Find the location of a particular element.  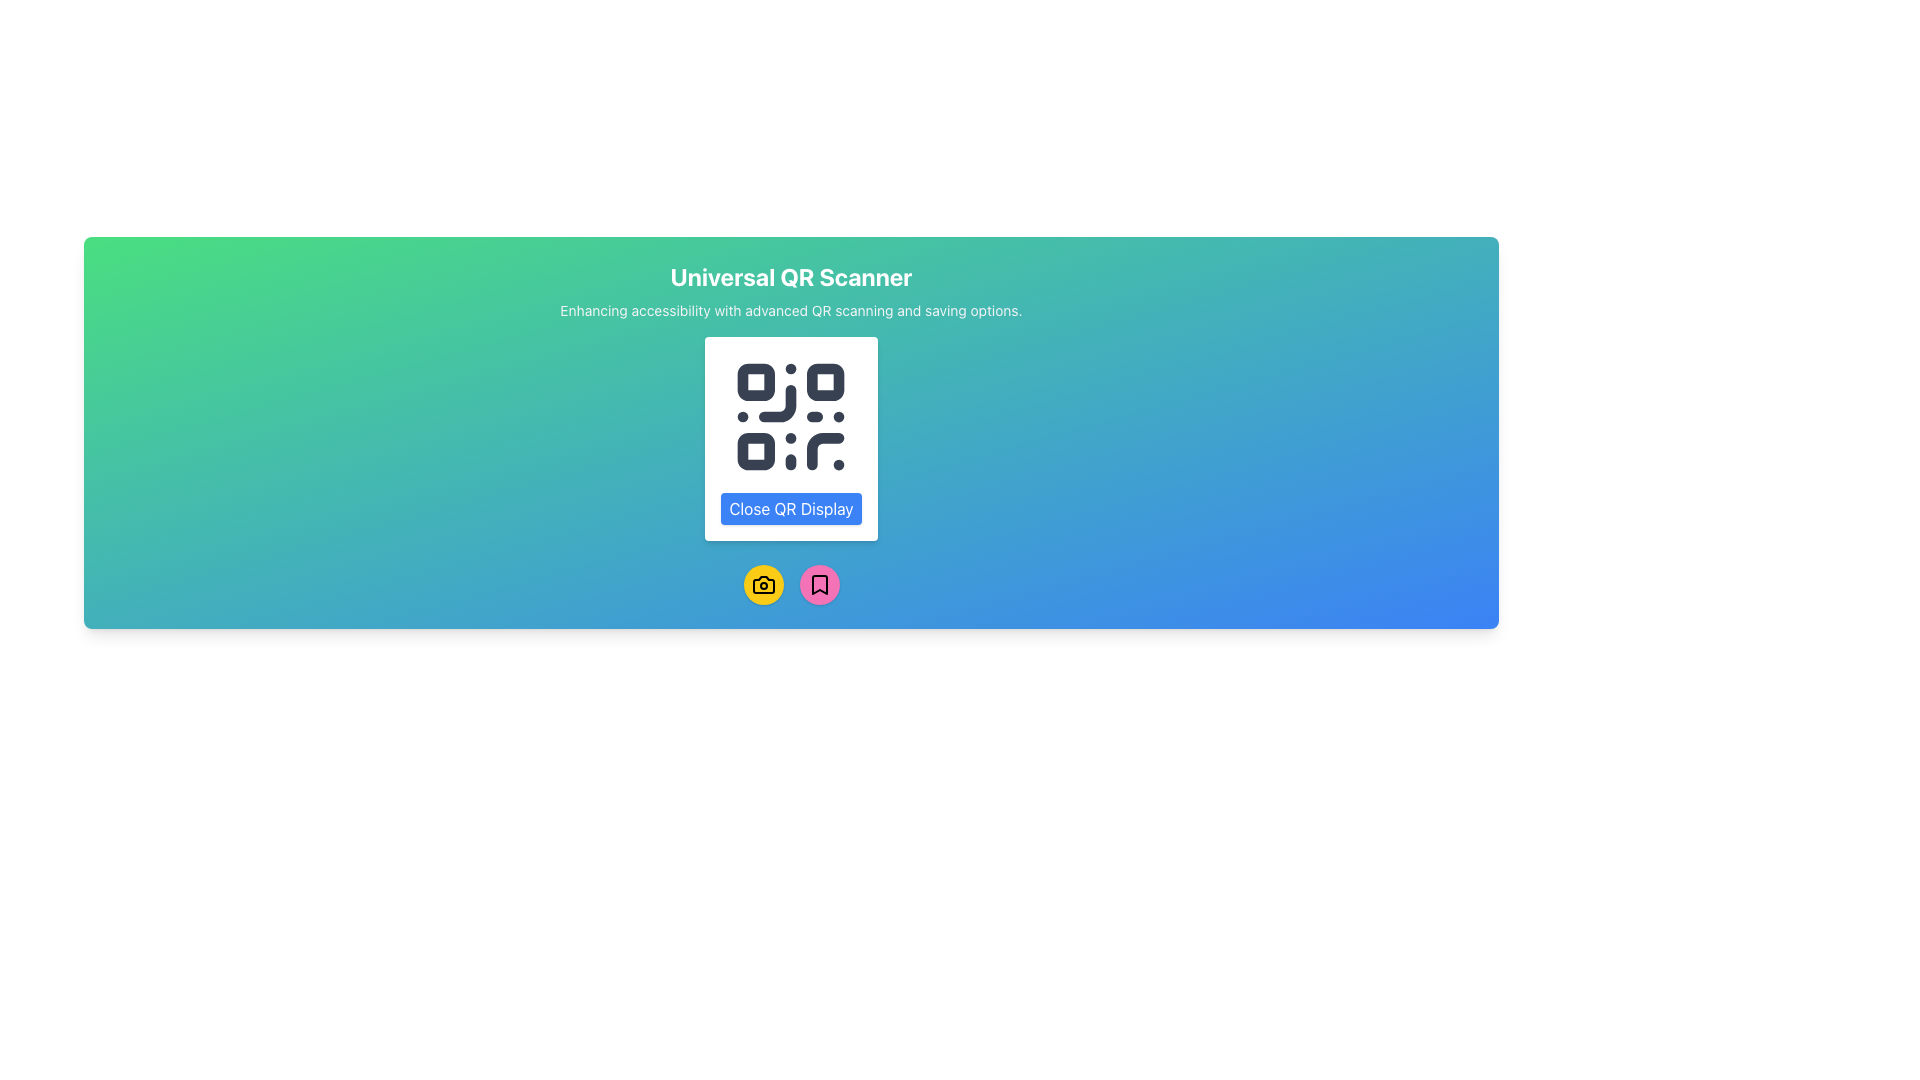

the small square shape with slightly rounded corners filled with a solid color, located in the second row and second column of the QR code graphic is located at coordinates (826, 382).